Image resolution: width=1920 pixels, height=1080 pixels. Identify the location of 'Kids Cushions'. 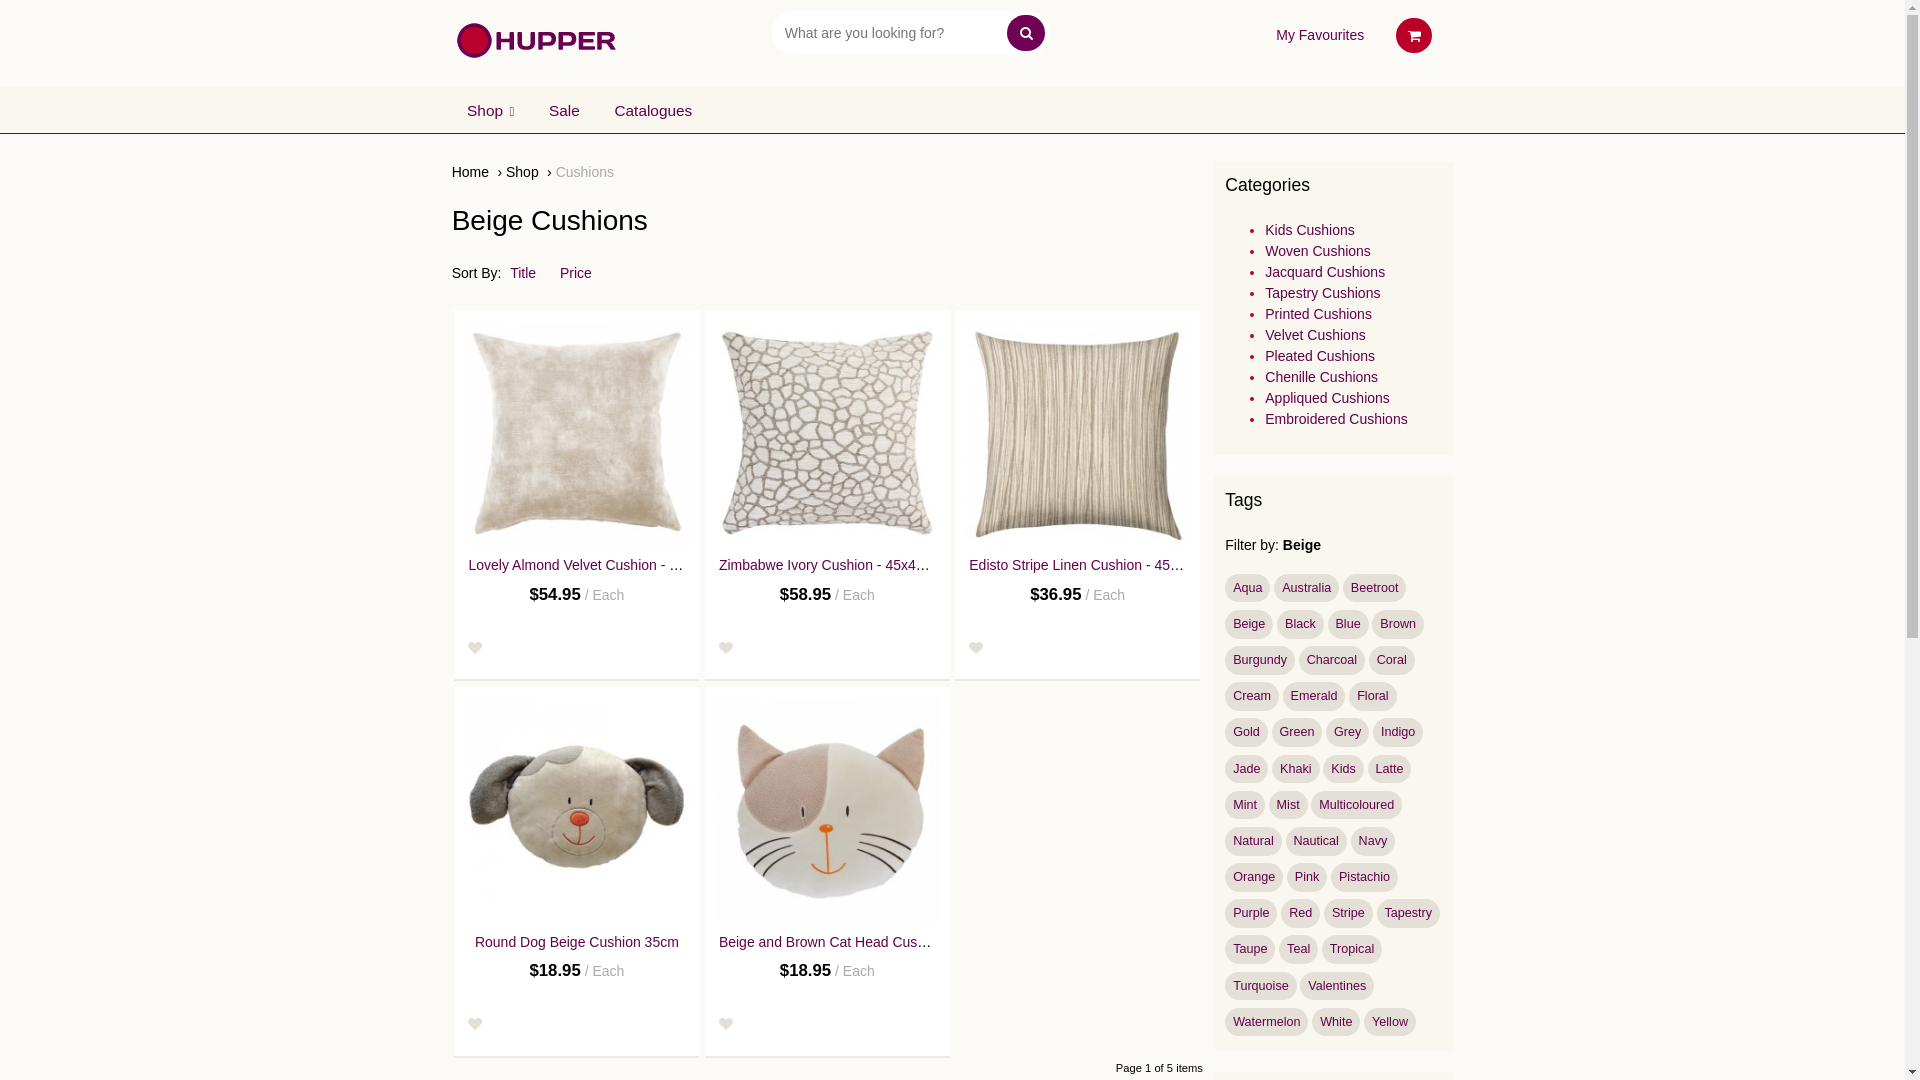
(1310, 229).